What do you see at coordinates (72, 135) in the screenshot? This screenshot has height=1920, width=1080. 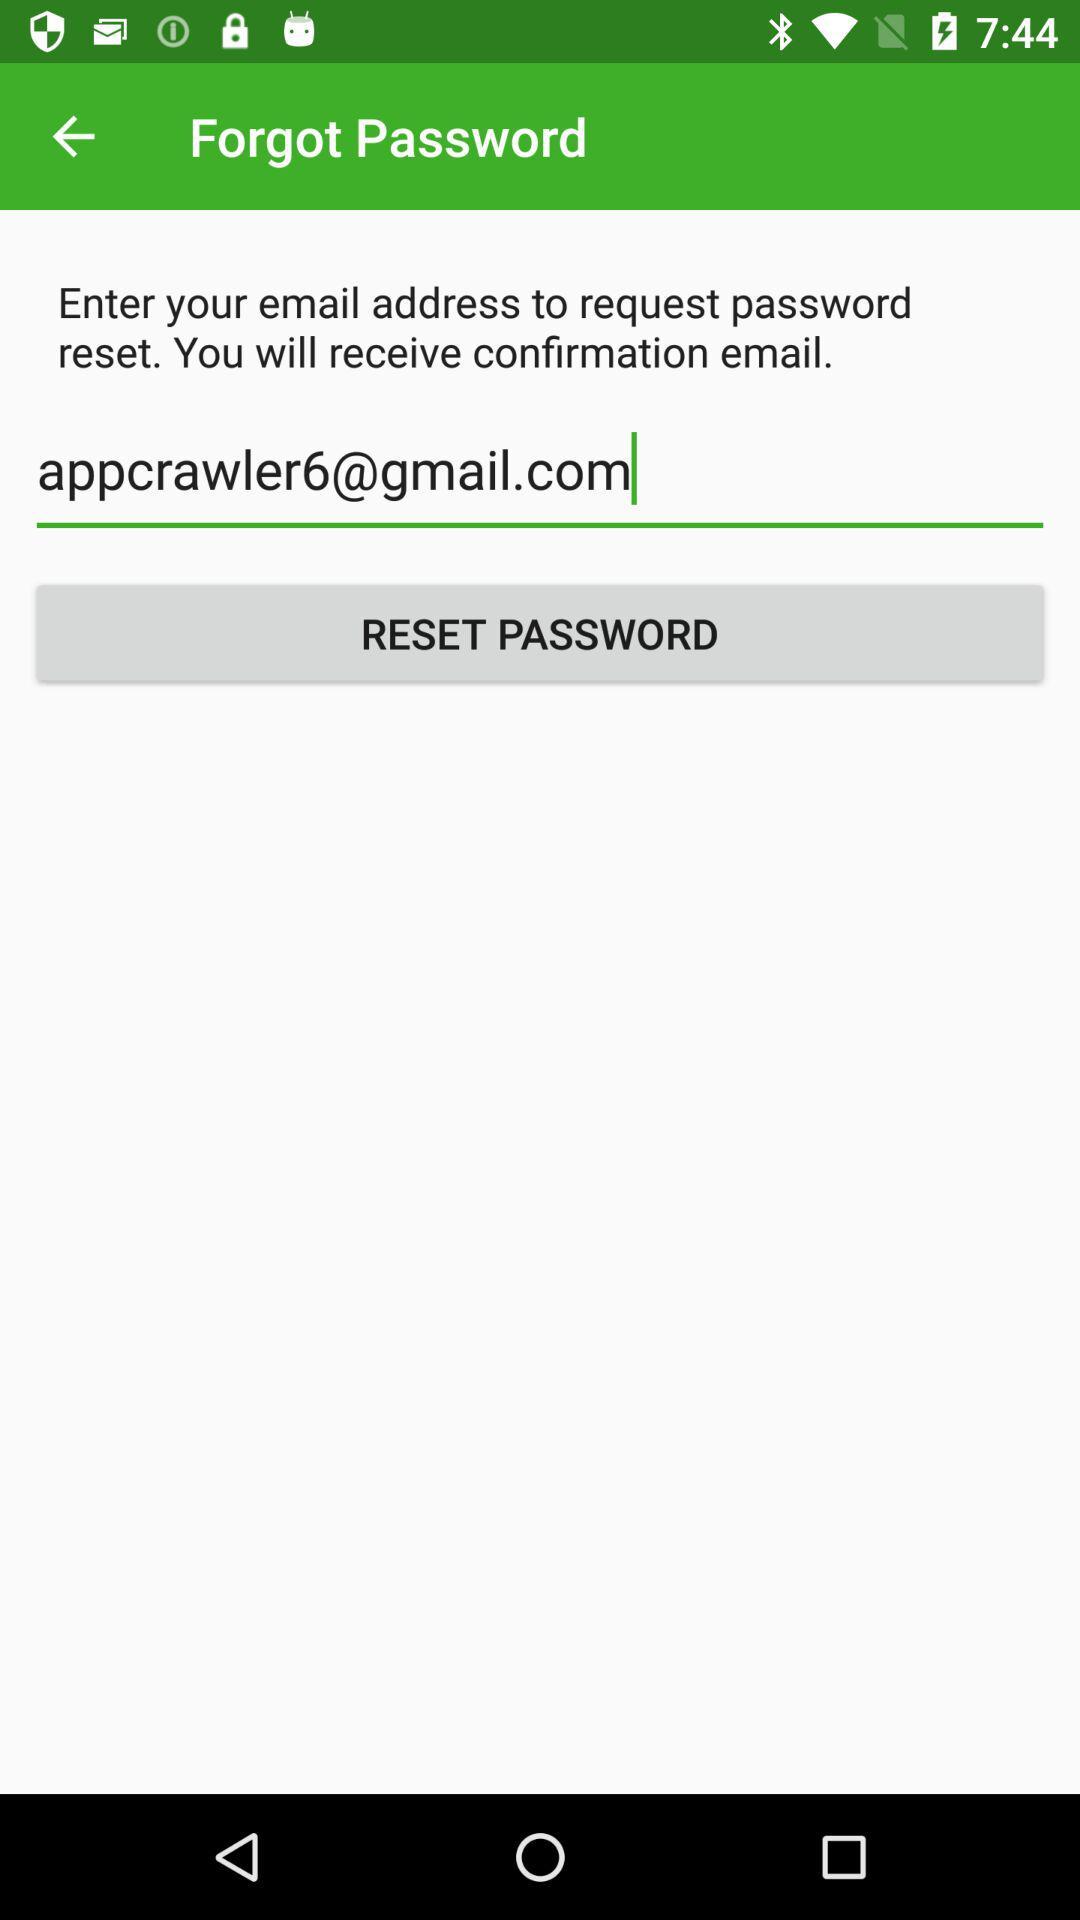 I see `back` at bounding box center [72, 135].